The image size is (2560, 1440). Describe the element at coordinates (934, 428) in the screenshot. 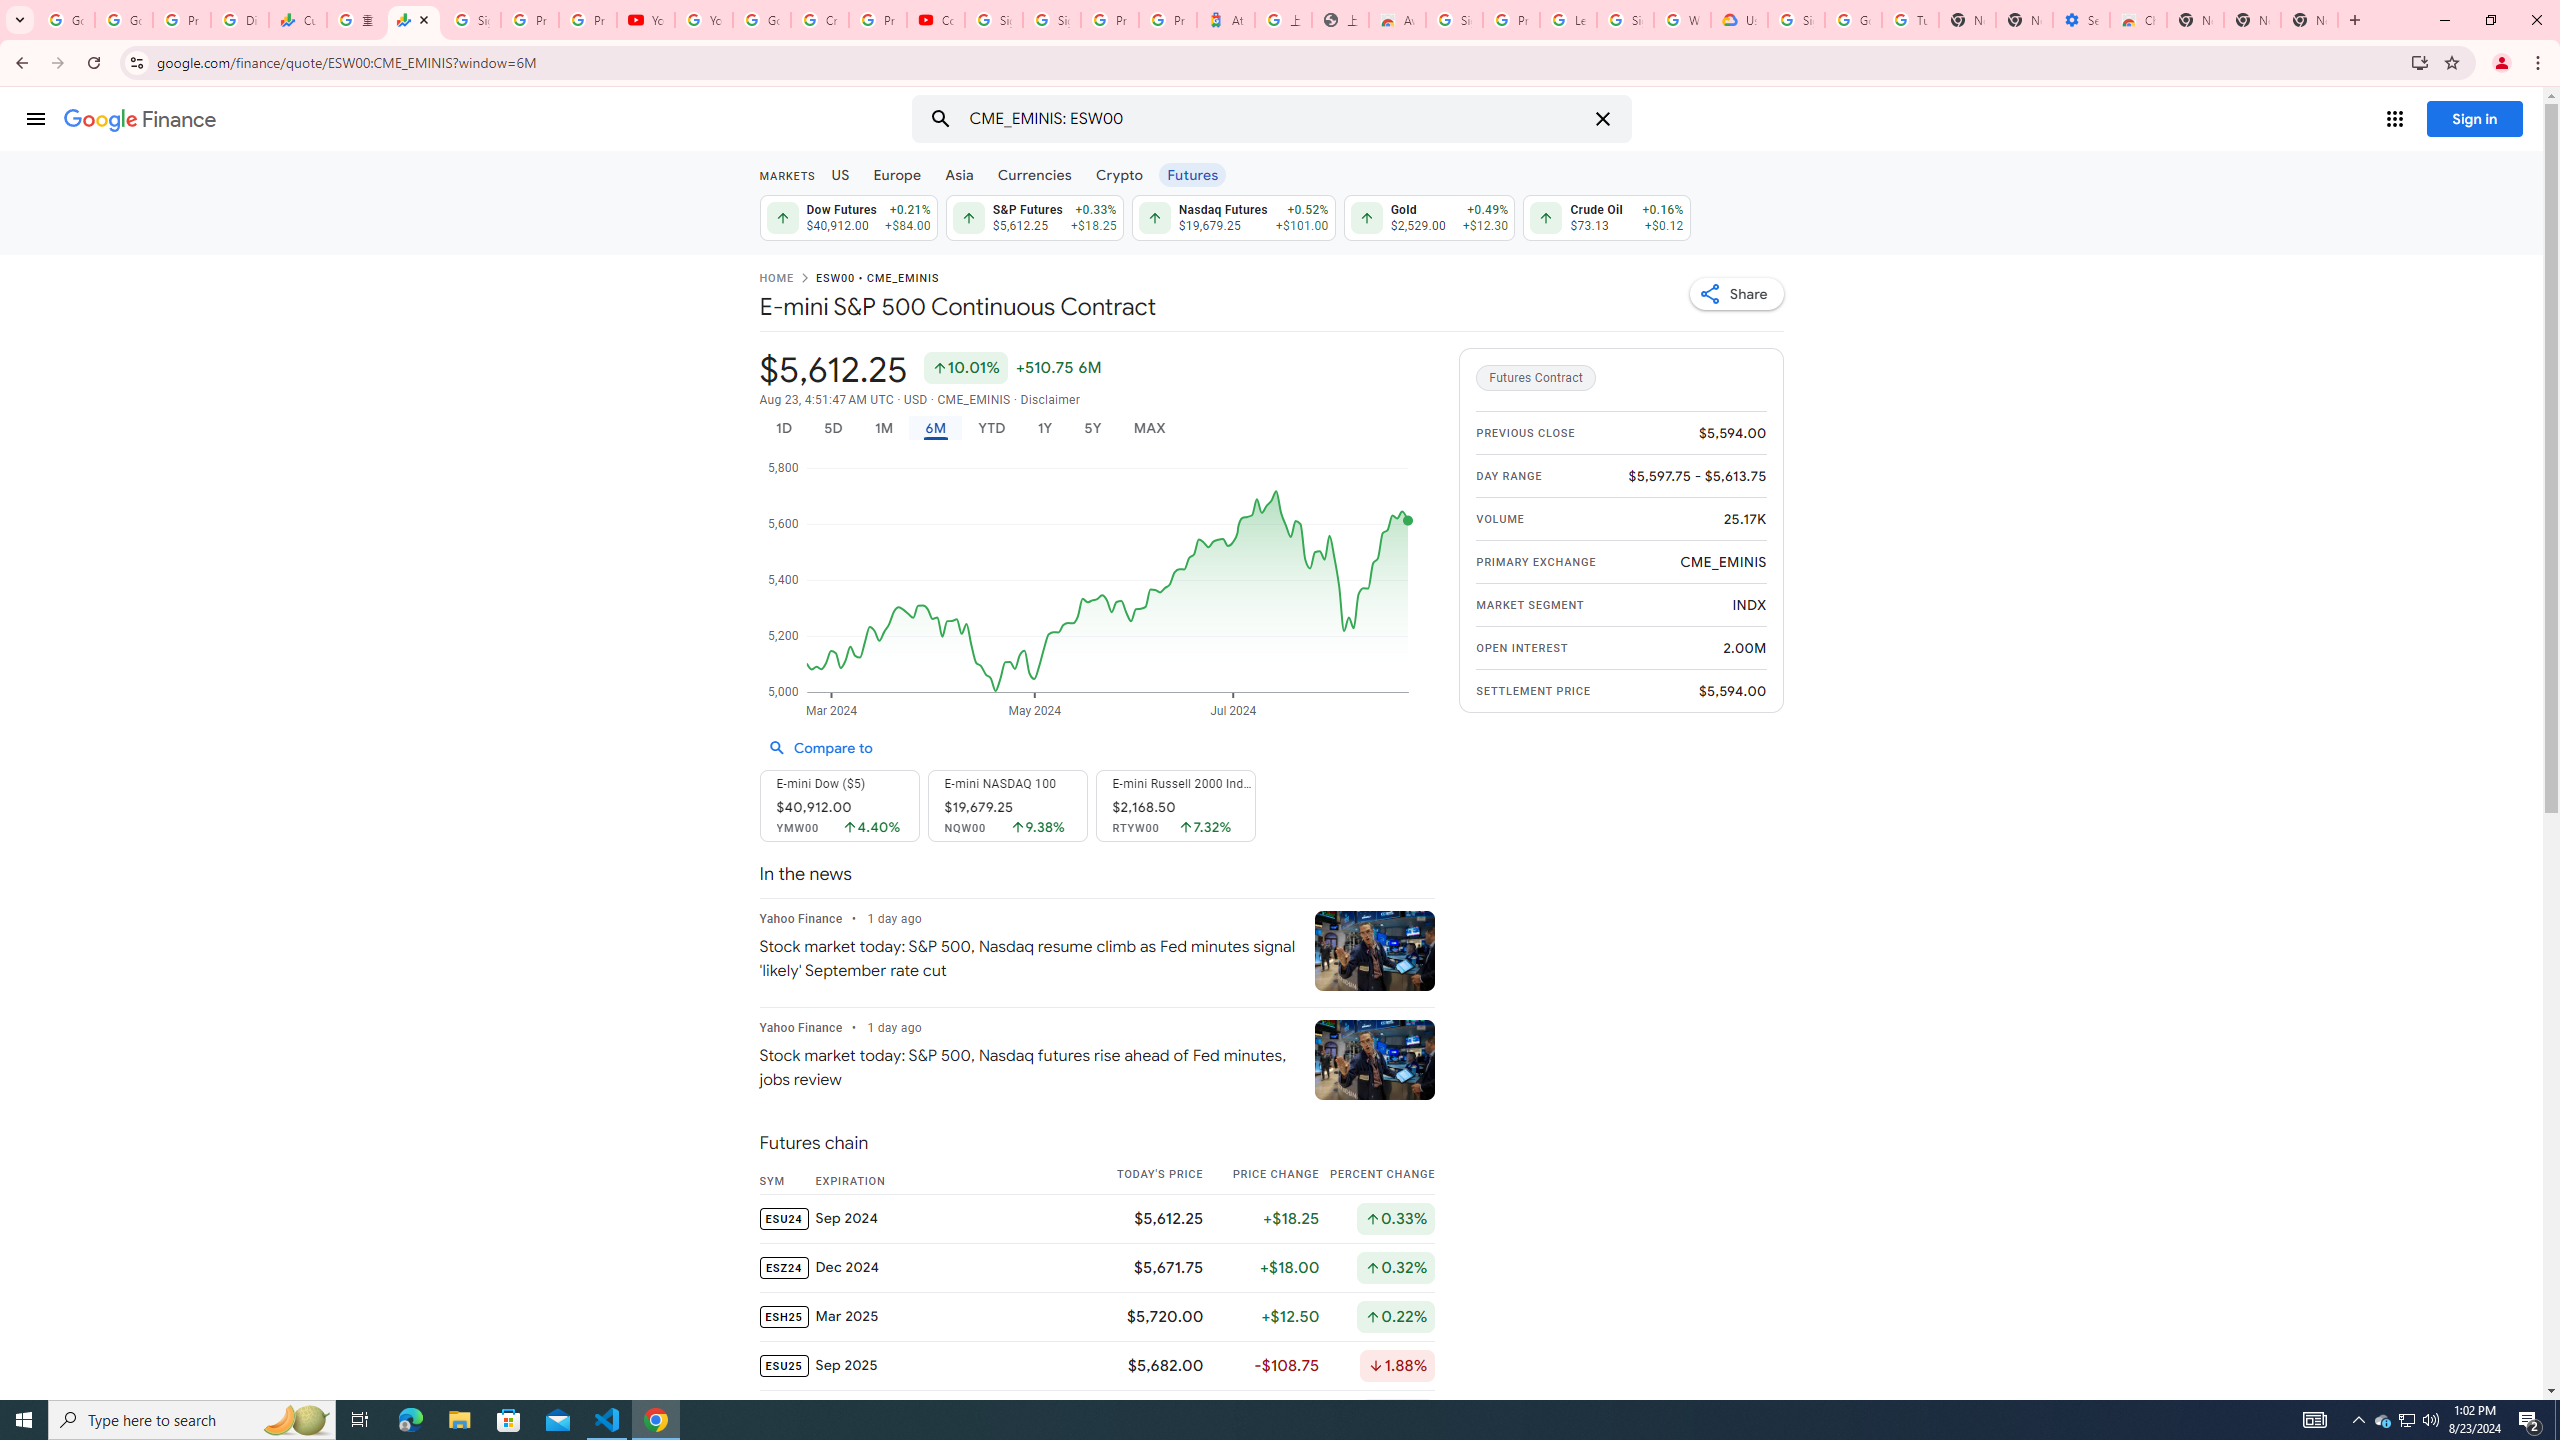

I see `'6M'` at that location.